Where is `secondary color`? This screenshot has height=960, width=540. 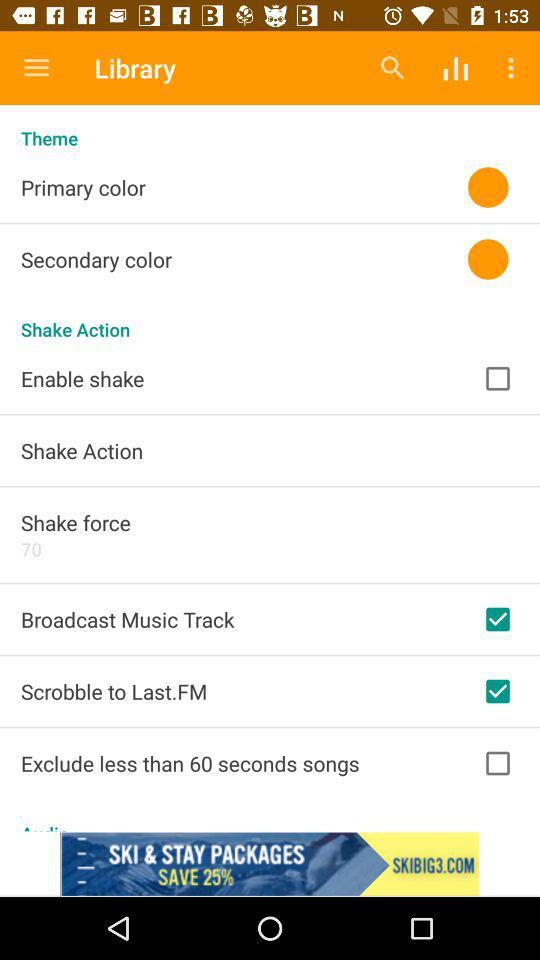
secondary color is located at coordinates (54, 277).